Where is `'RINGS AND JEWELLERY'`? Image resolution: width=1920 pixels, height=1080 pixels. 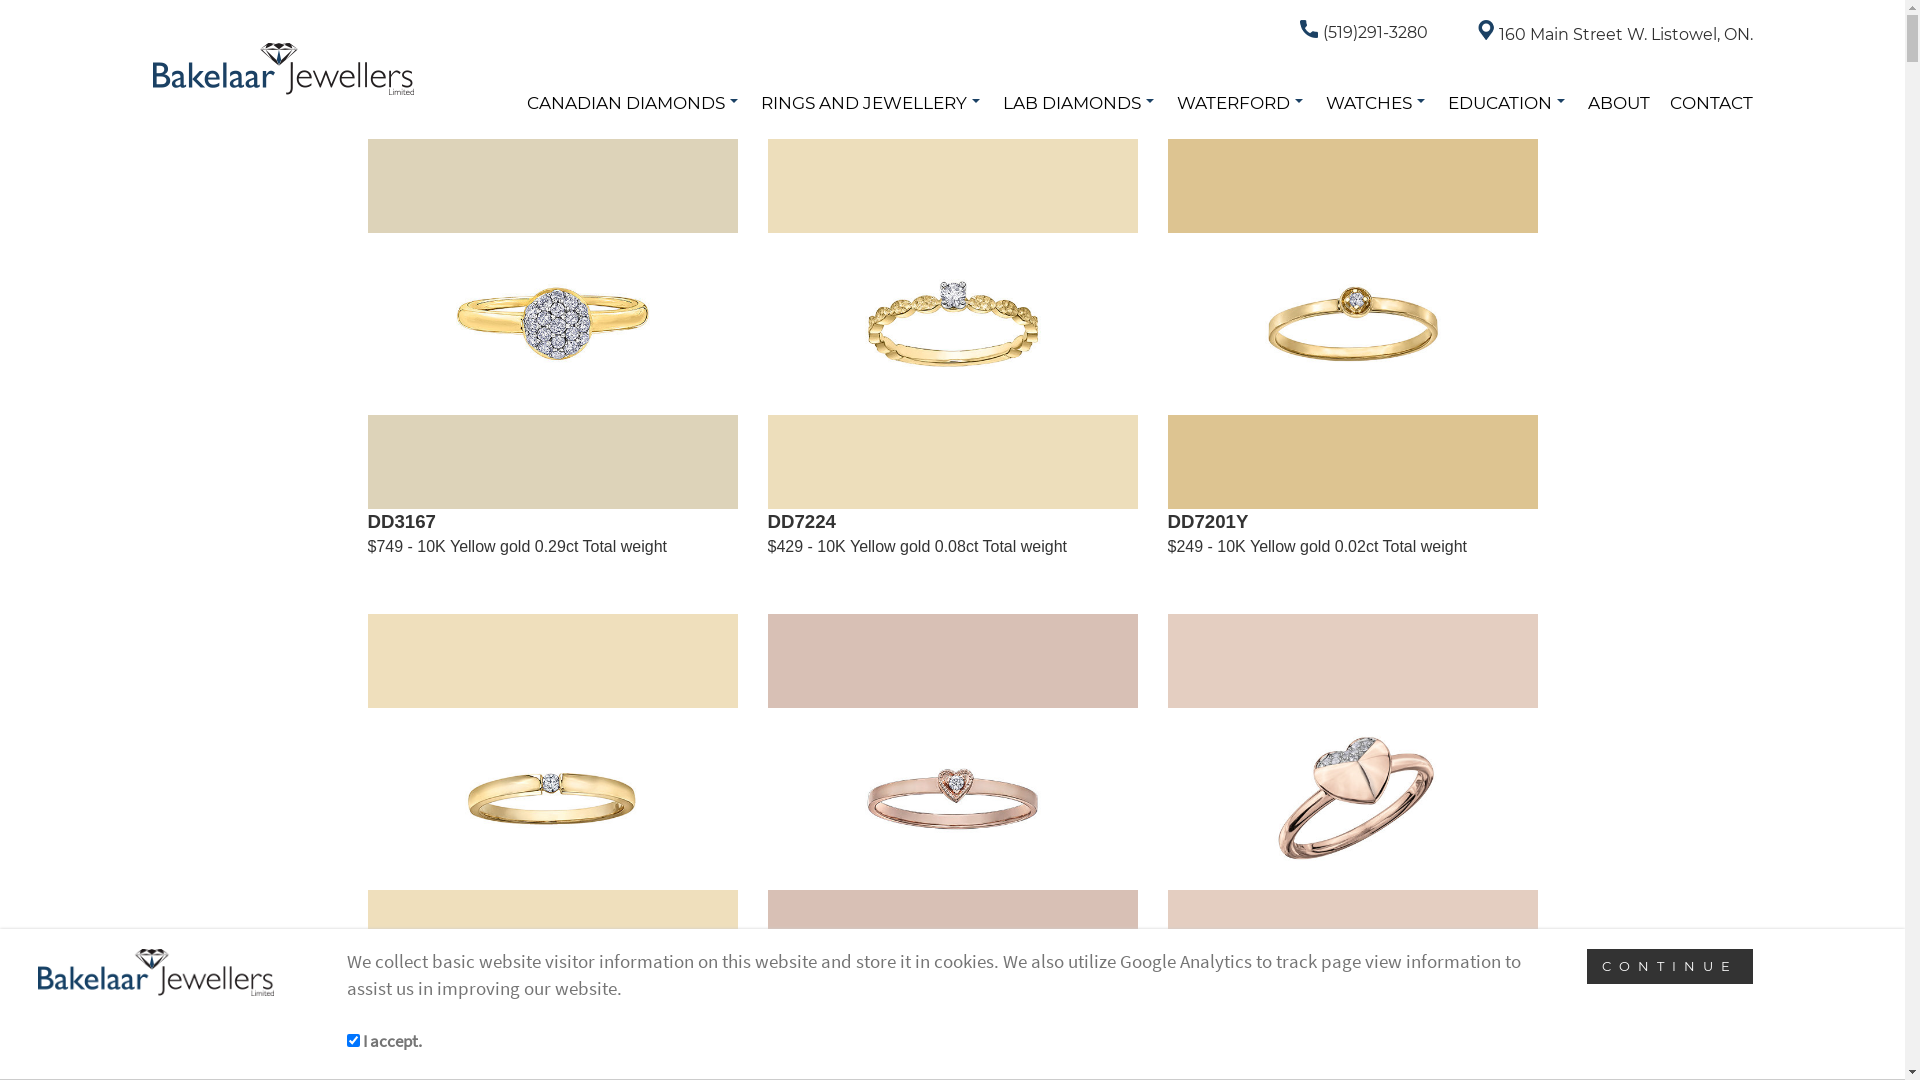 'RINGS AND JEWELLERY' is located at coordinates (870, 103).